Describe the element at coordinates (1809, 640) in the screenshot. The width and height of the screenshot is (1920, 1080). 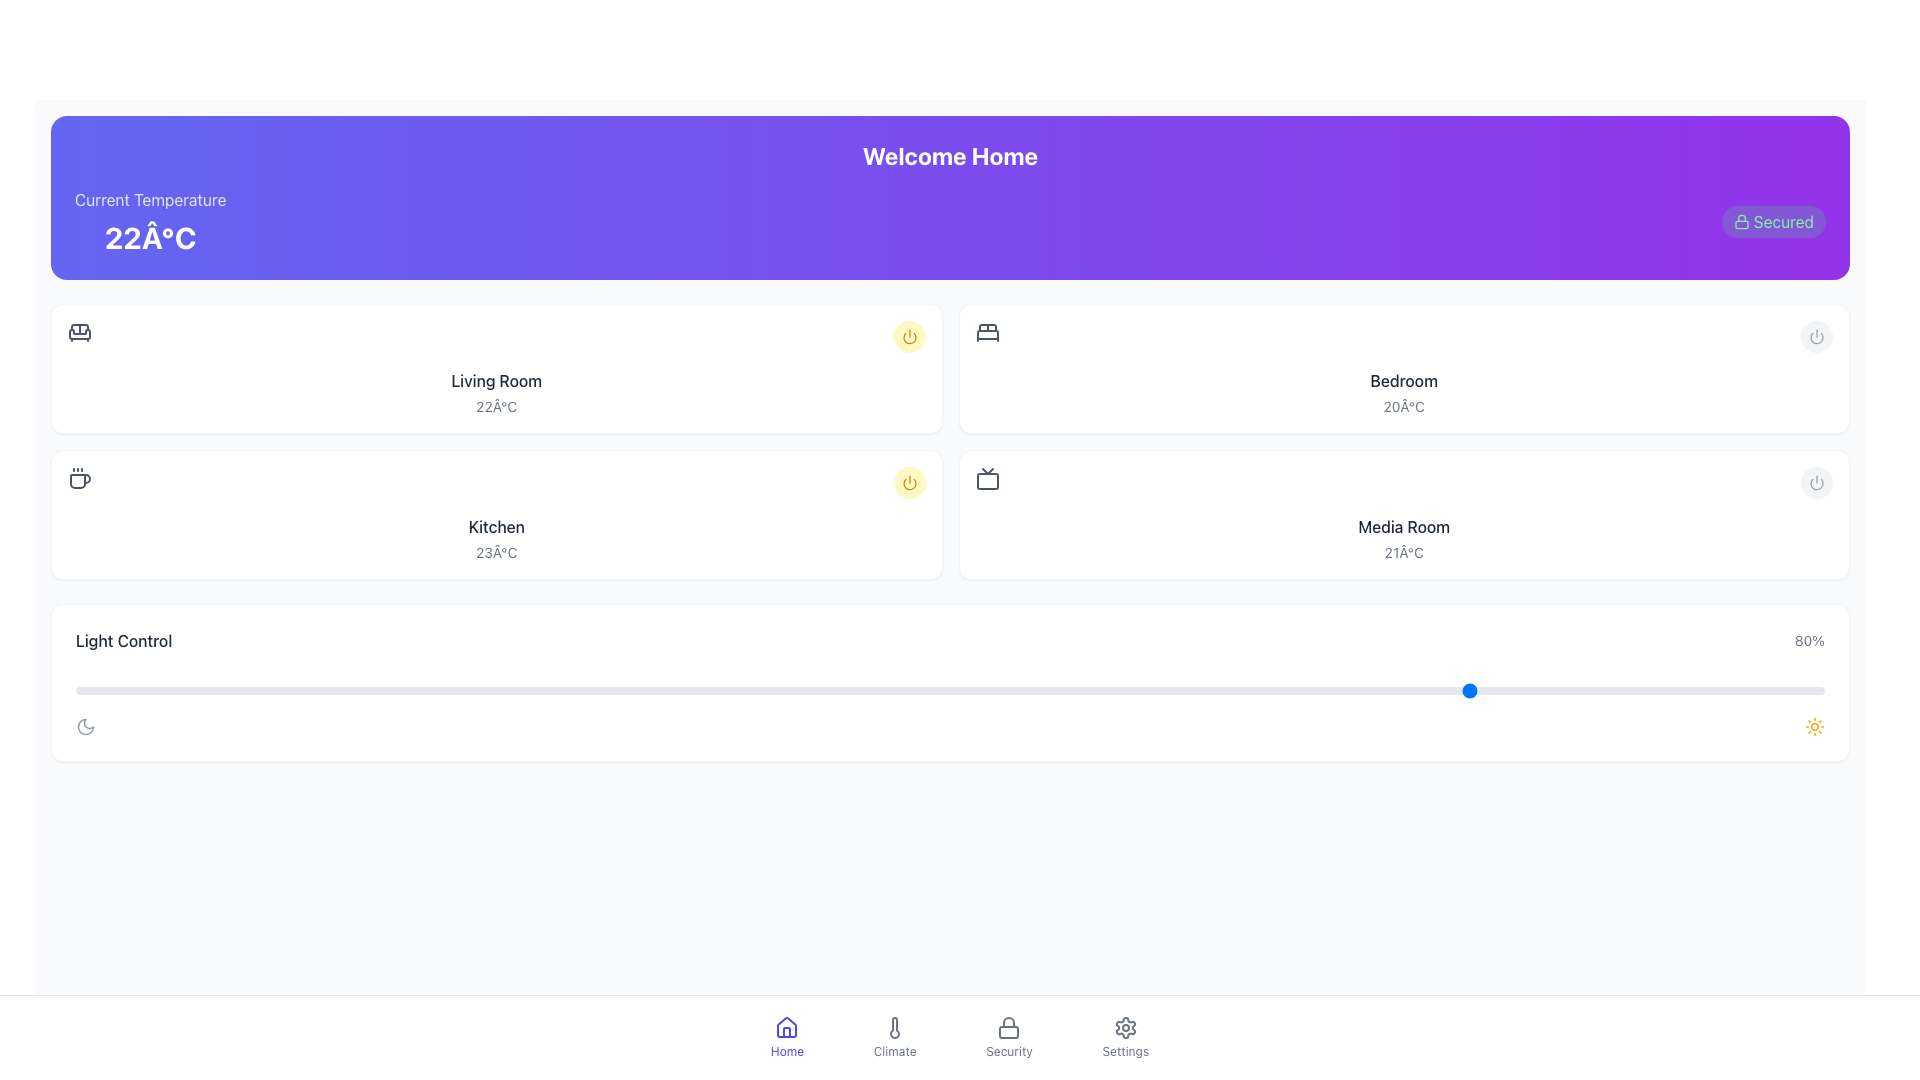
I see `information displayed in the text label indicating a percentage, specifically the value '80%', located at the far-right side of the 'Light Control' row` at that location.